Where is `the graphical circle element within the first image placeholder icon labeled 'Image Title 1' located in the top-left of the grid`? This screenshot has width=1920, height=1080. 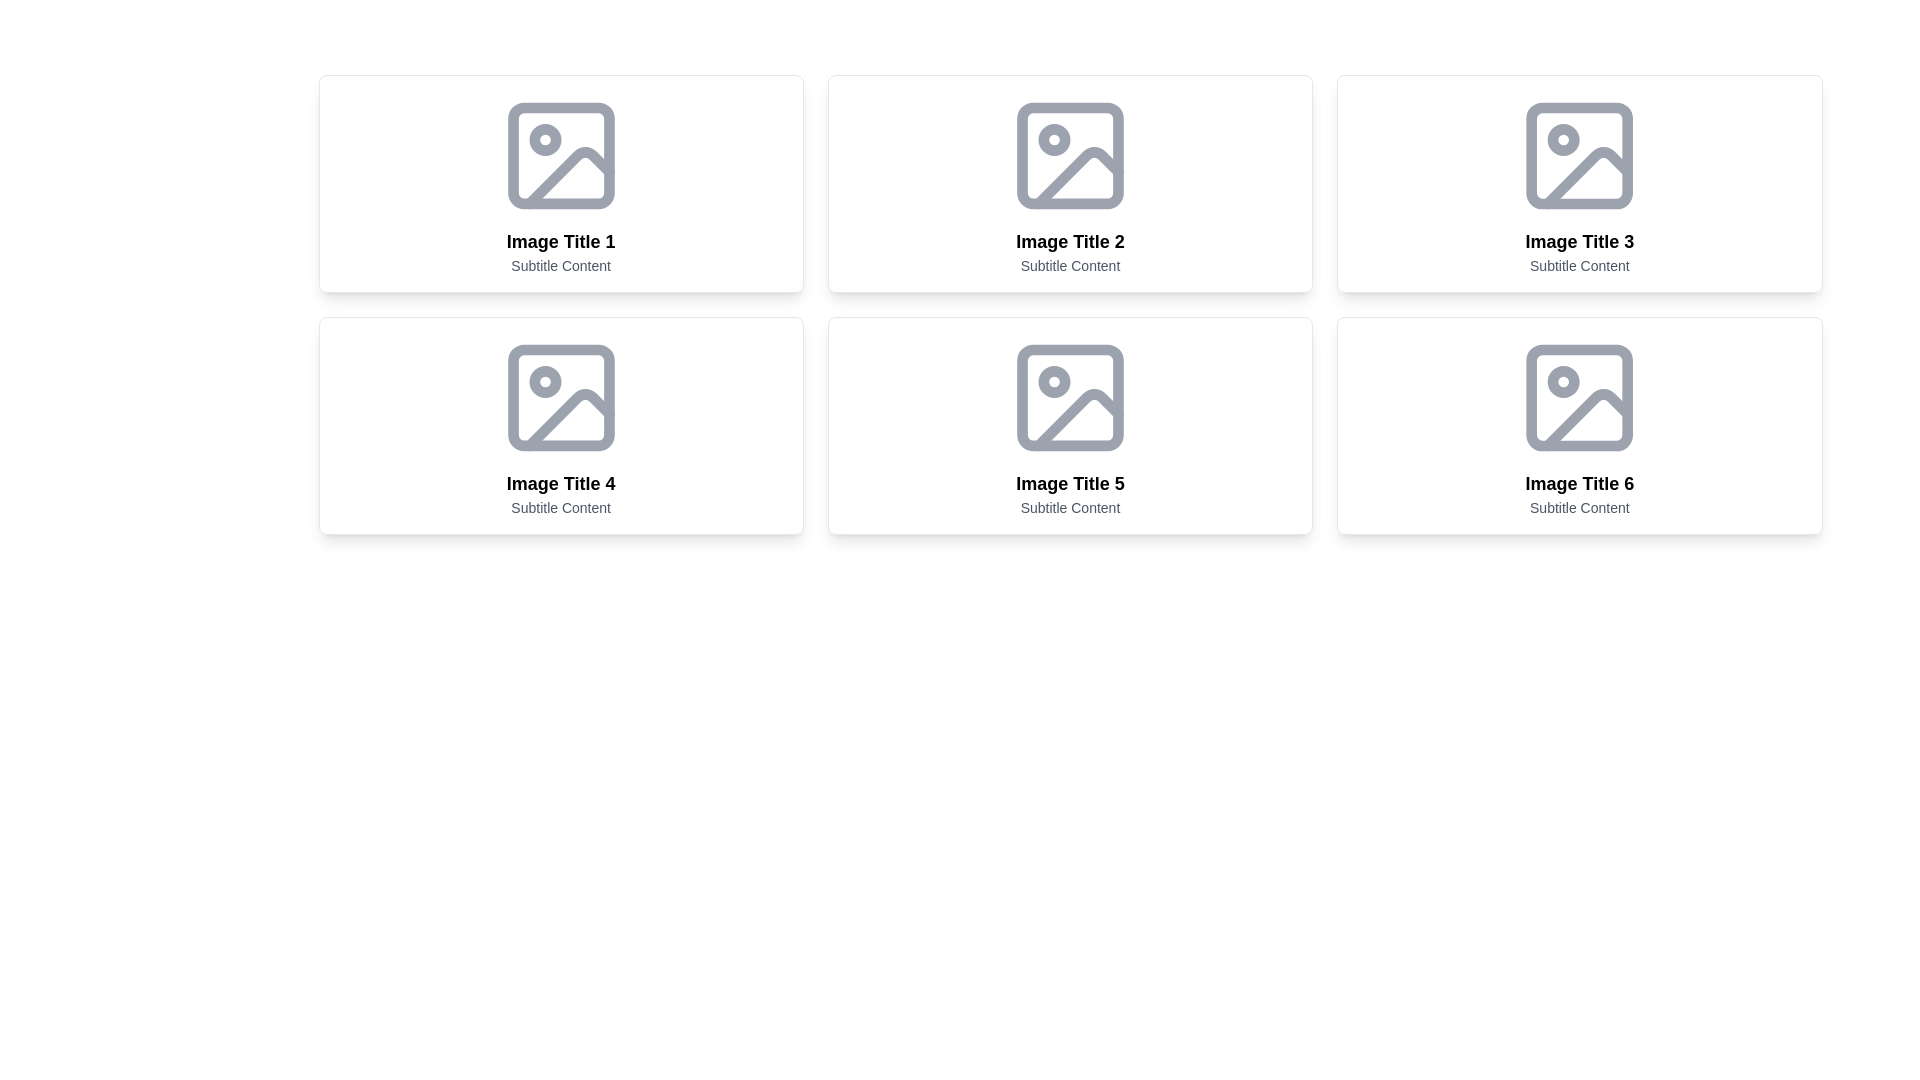 the graphical circle element within the first image placeholder icon labeled 'Image Title 1' located in the top-left of the grid is located at coordinates (545, 138).